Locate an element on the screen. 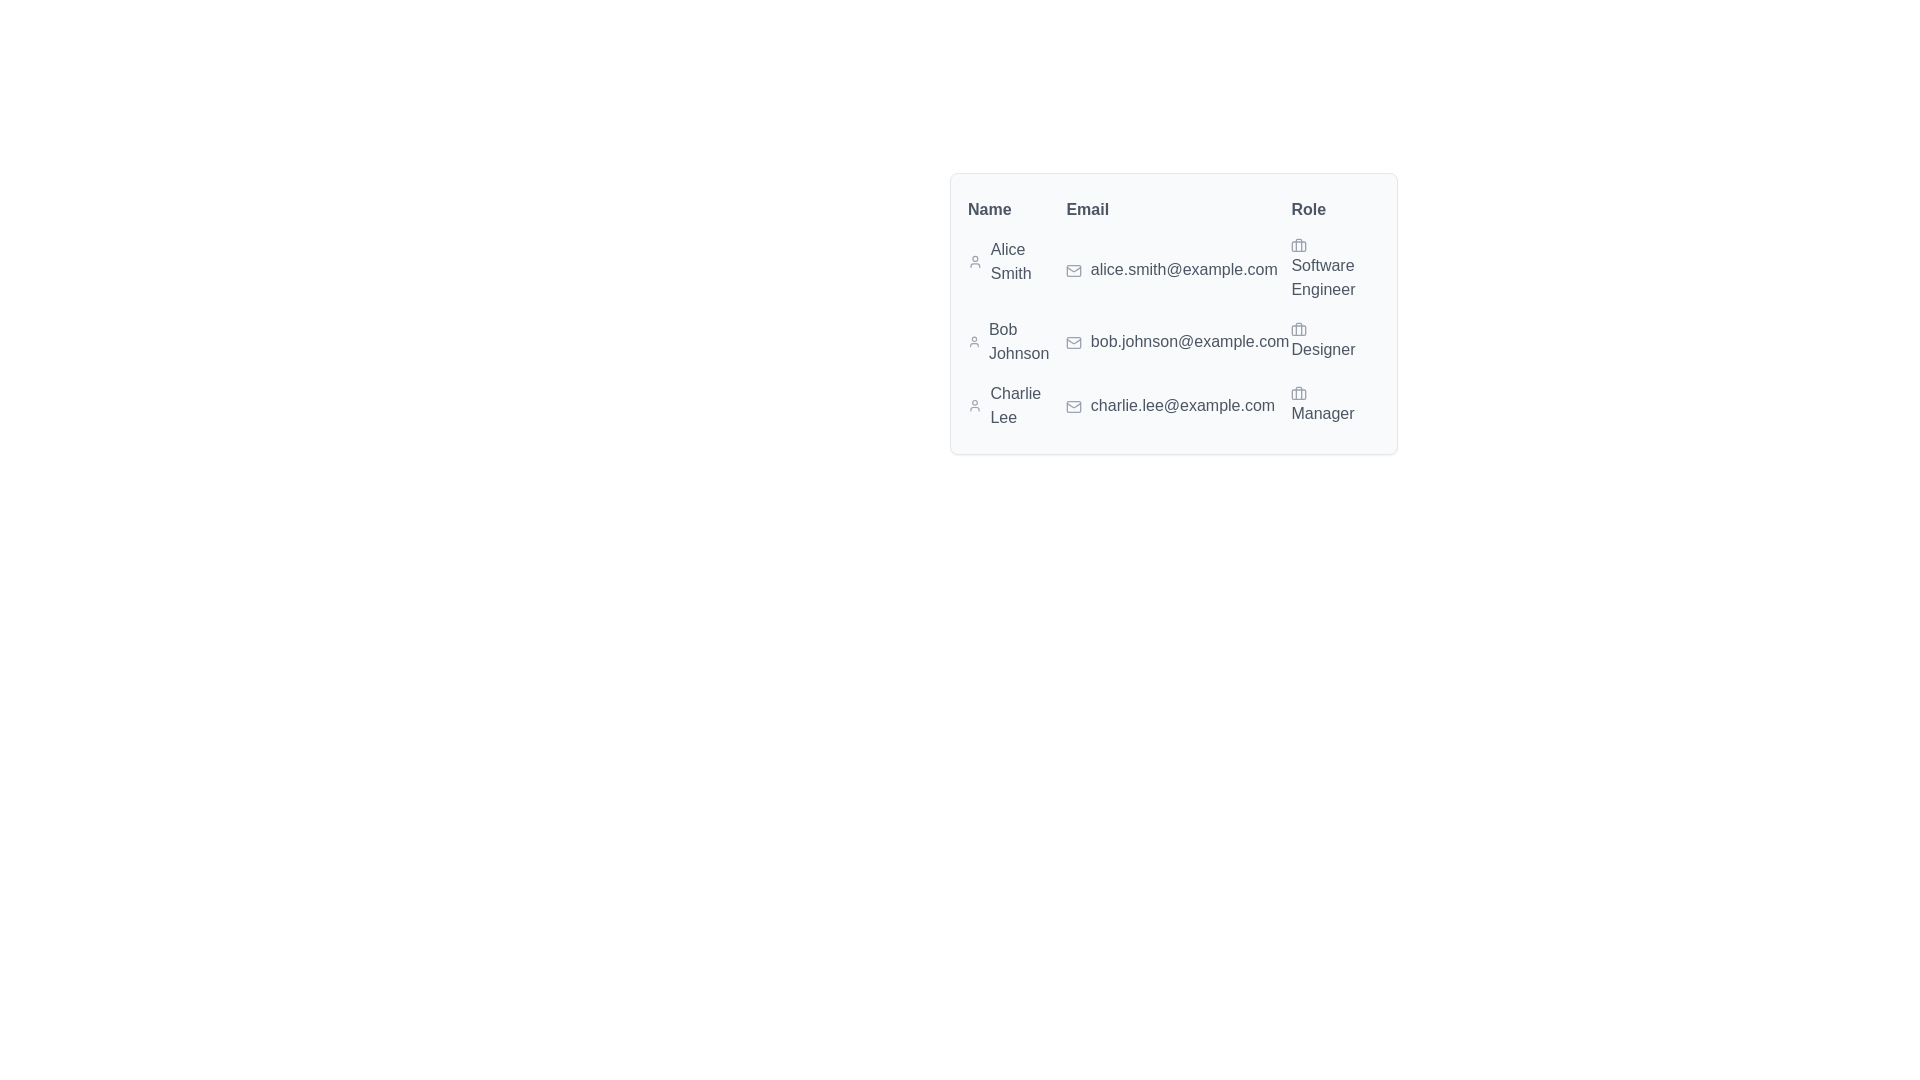 The image size is (1920, 1080). email address displayed in the 'Email' column for the user Charlie Lee, located between the user's name and role in the table is located at coordinates (1177, 405).